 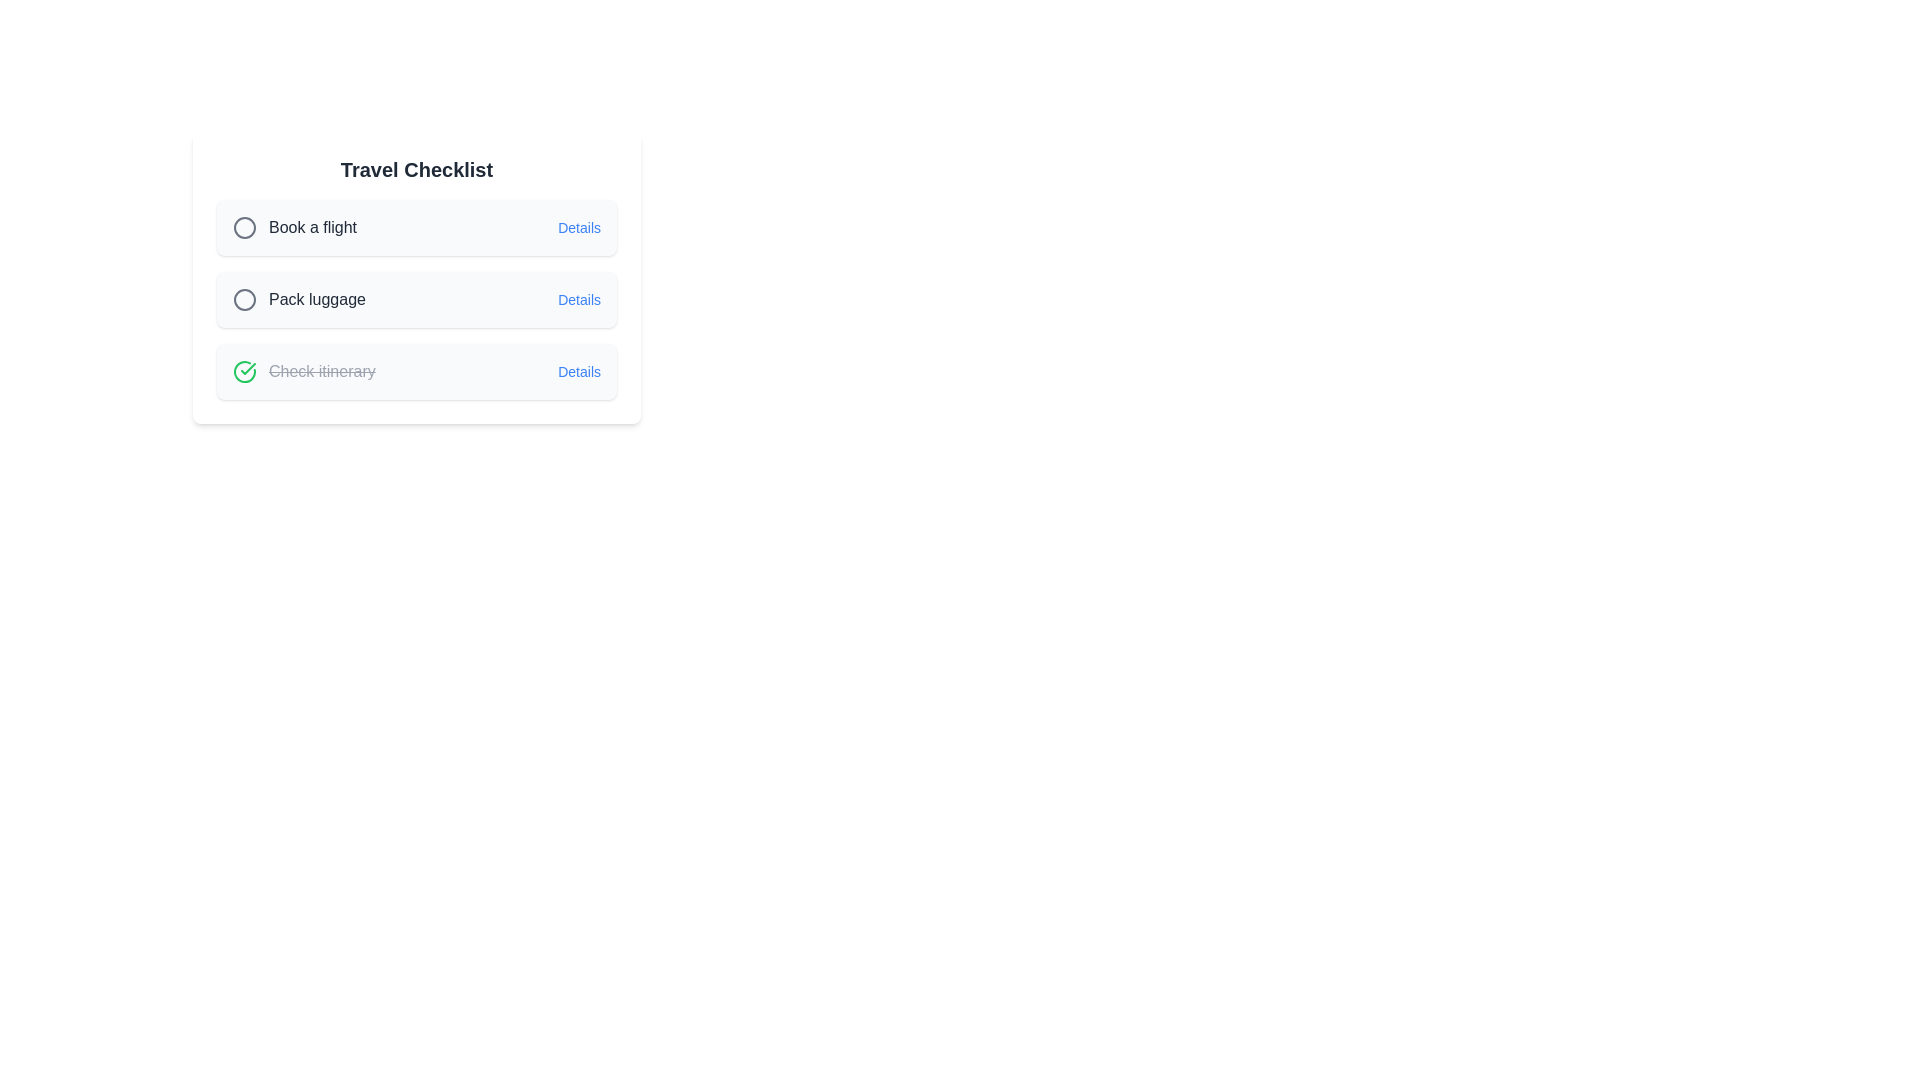 What do you see at coordinates (243, 300) in the screenshot?
I see `the status of the circular indicator representing the checklist item 'Book a flight', which is located at the top of the list under 'Travel Checklist'` at bounding box center [243, 300].